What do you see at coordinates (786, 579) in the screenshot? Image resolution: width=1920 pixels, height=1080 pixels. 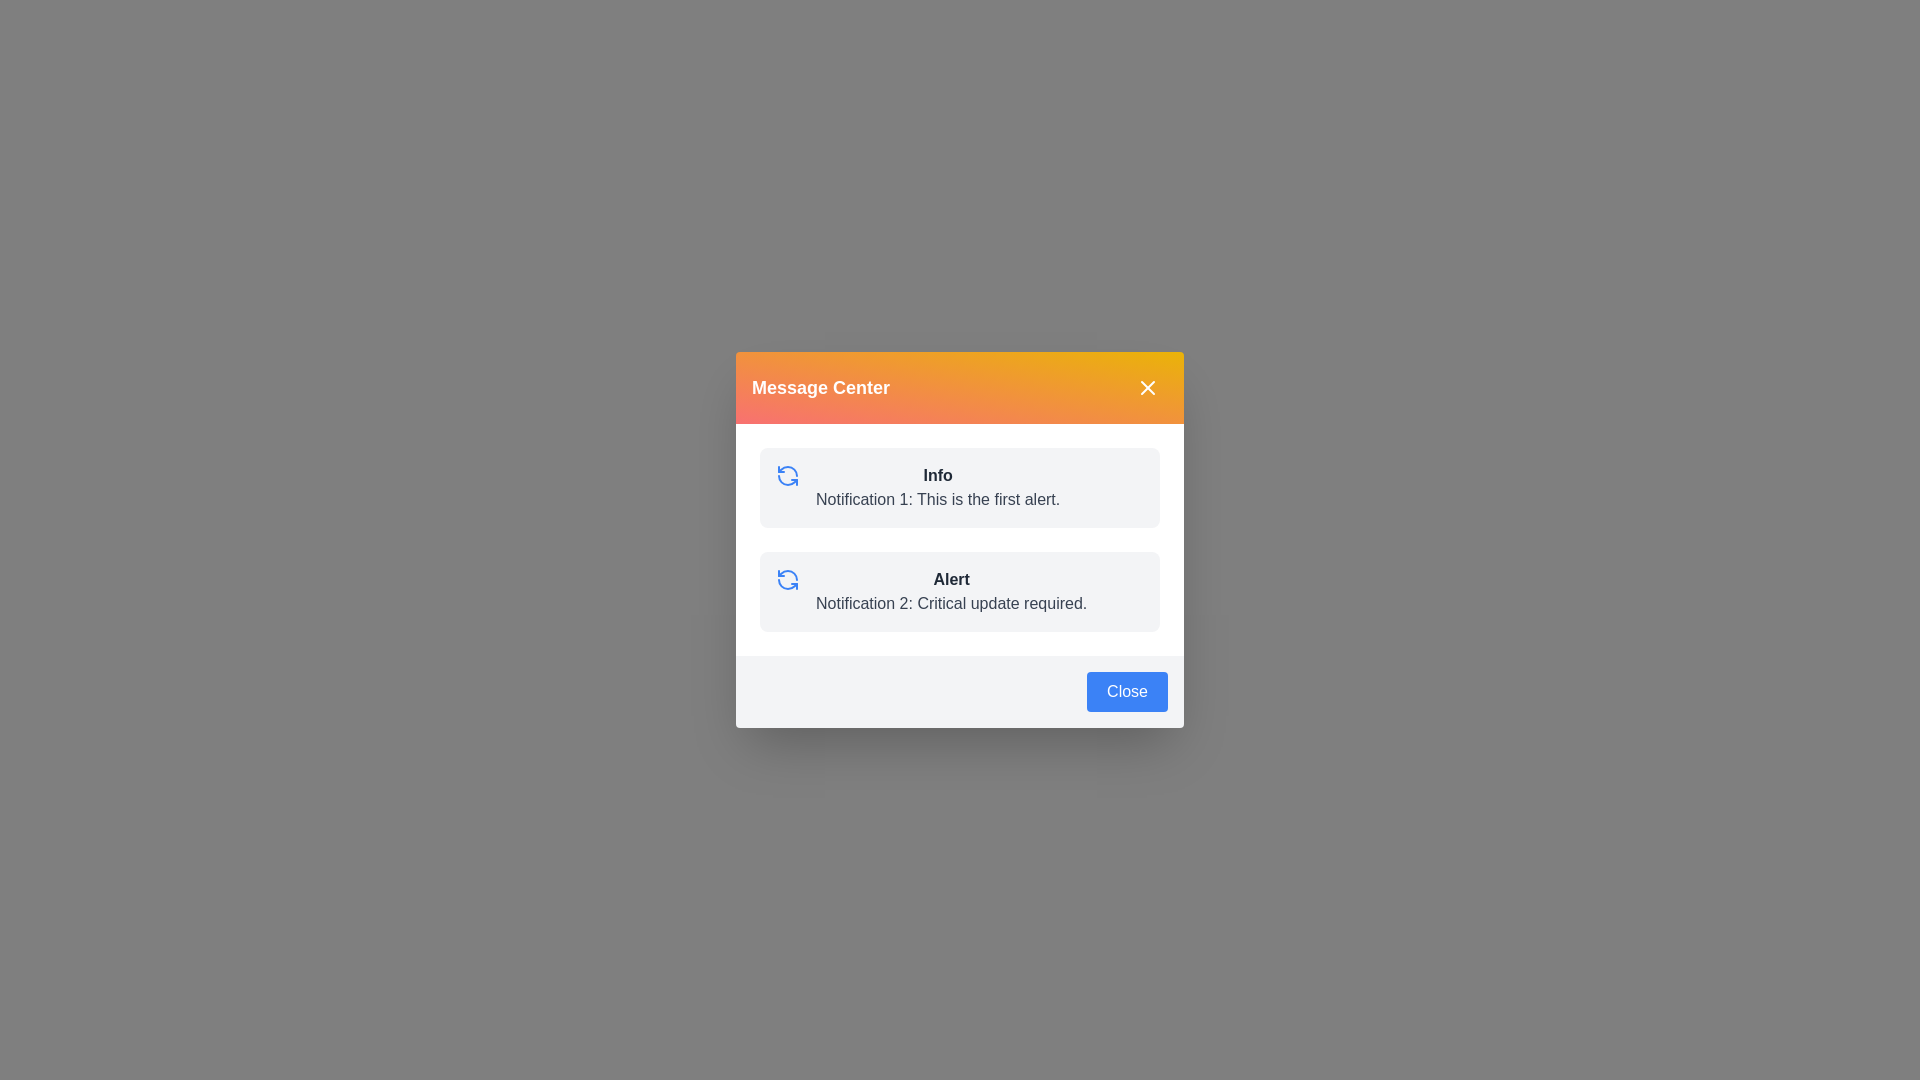 I see `the notification icon for Alert` at bounding box center [786, 579].